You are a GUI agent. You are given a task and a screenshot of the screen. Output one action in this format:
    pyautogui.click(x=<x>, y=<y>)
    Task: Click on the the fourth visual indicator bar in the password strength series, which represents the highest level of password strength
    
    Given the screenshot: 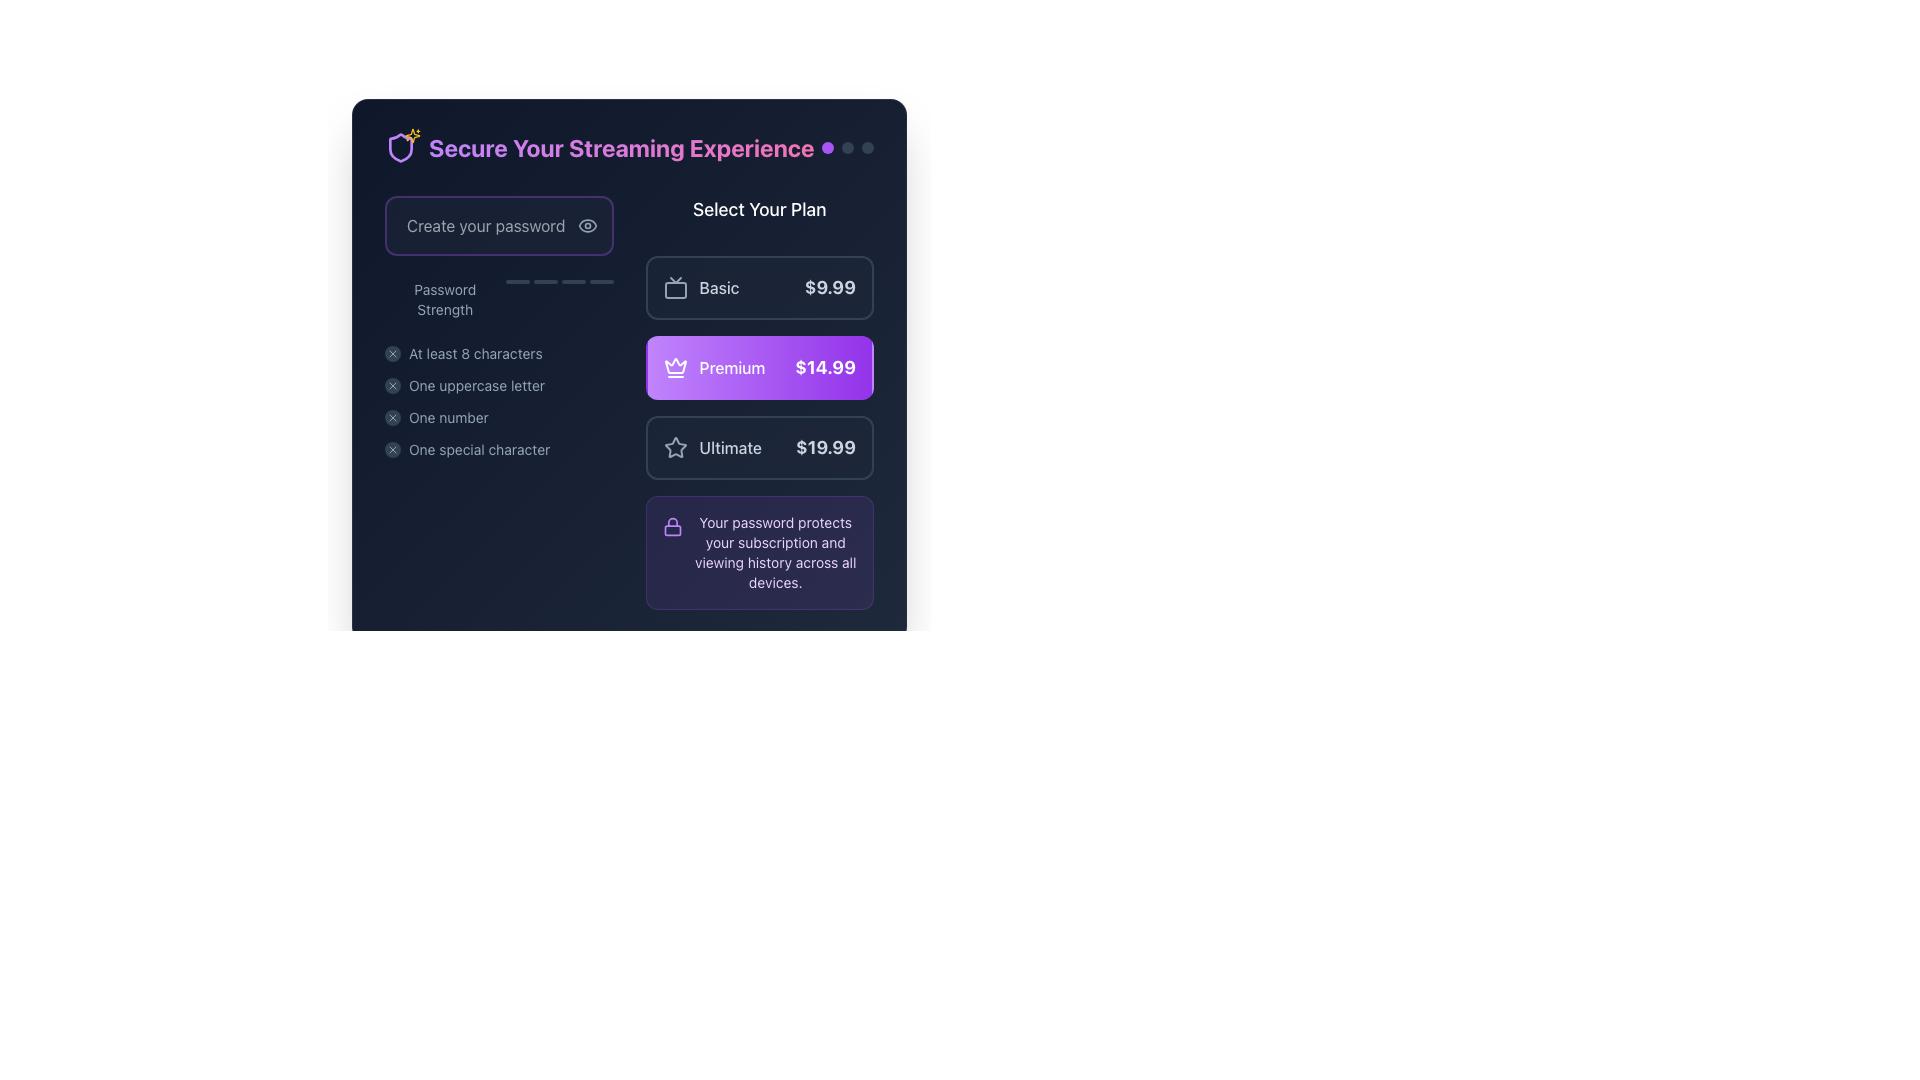 What is the action you would take?
    pyautogui.click(x=600, y=281)
    